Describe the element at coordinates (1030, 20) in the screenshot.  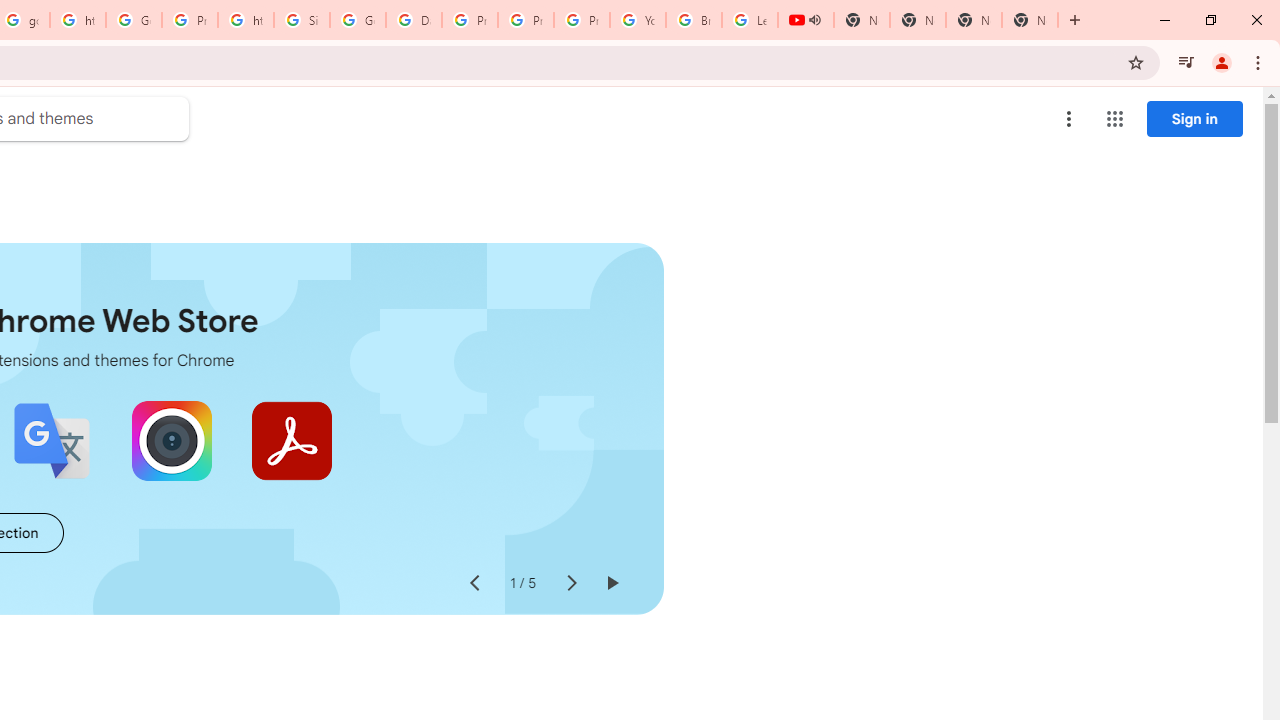
I see `'New Tab'` at that location.